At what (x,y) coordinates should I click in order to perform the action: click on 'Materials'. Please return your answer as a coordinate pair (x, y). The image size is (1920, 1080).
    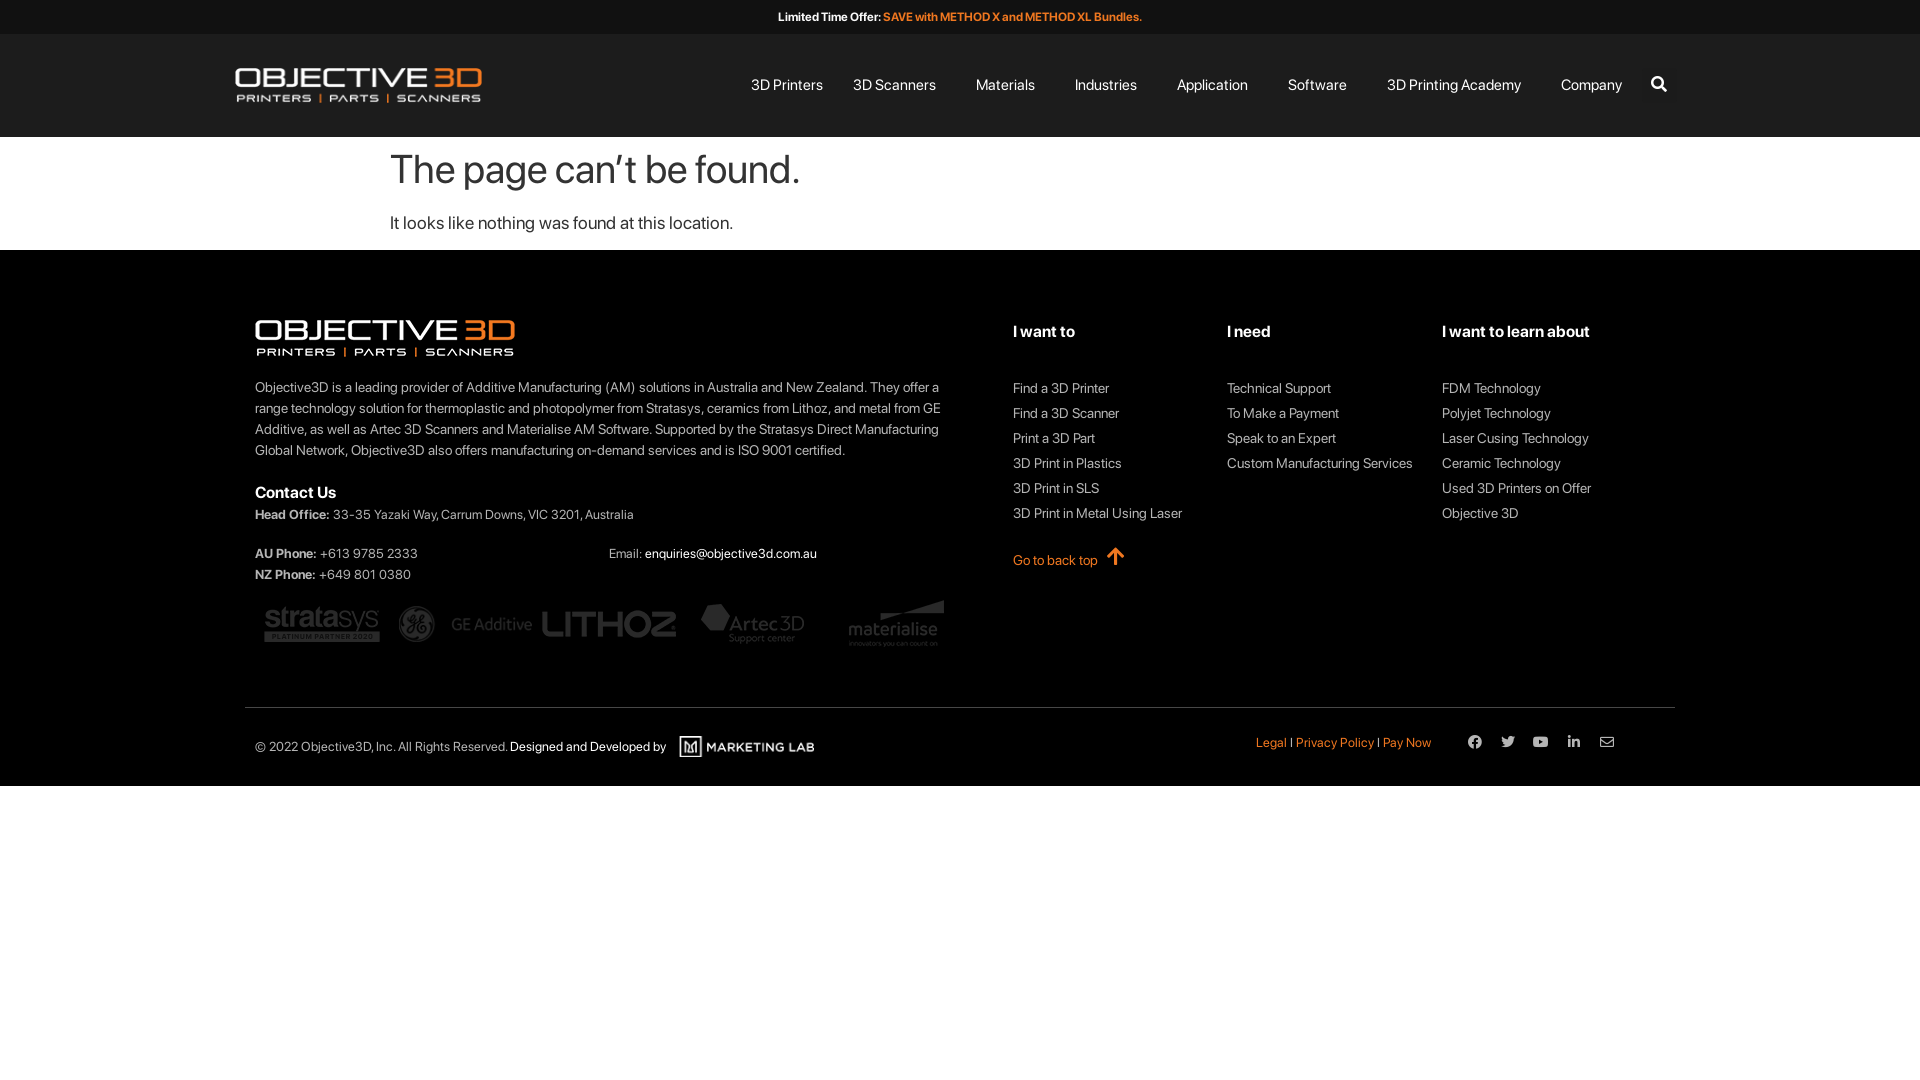
    Looking at the image, I should click on (1005, 84).